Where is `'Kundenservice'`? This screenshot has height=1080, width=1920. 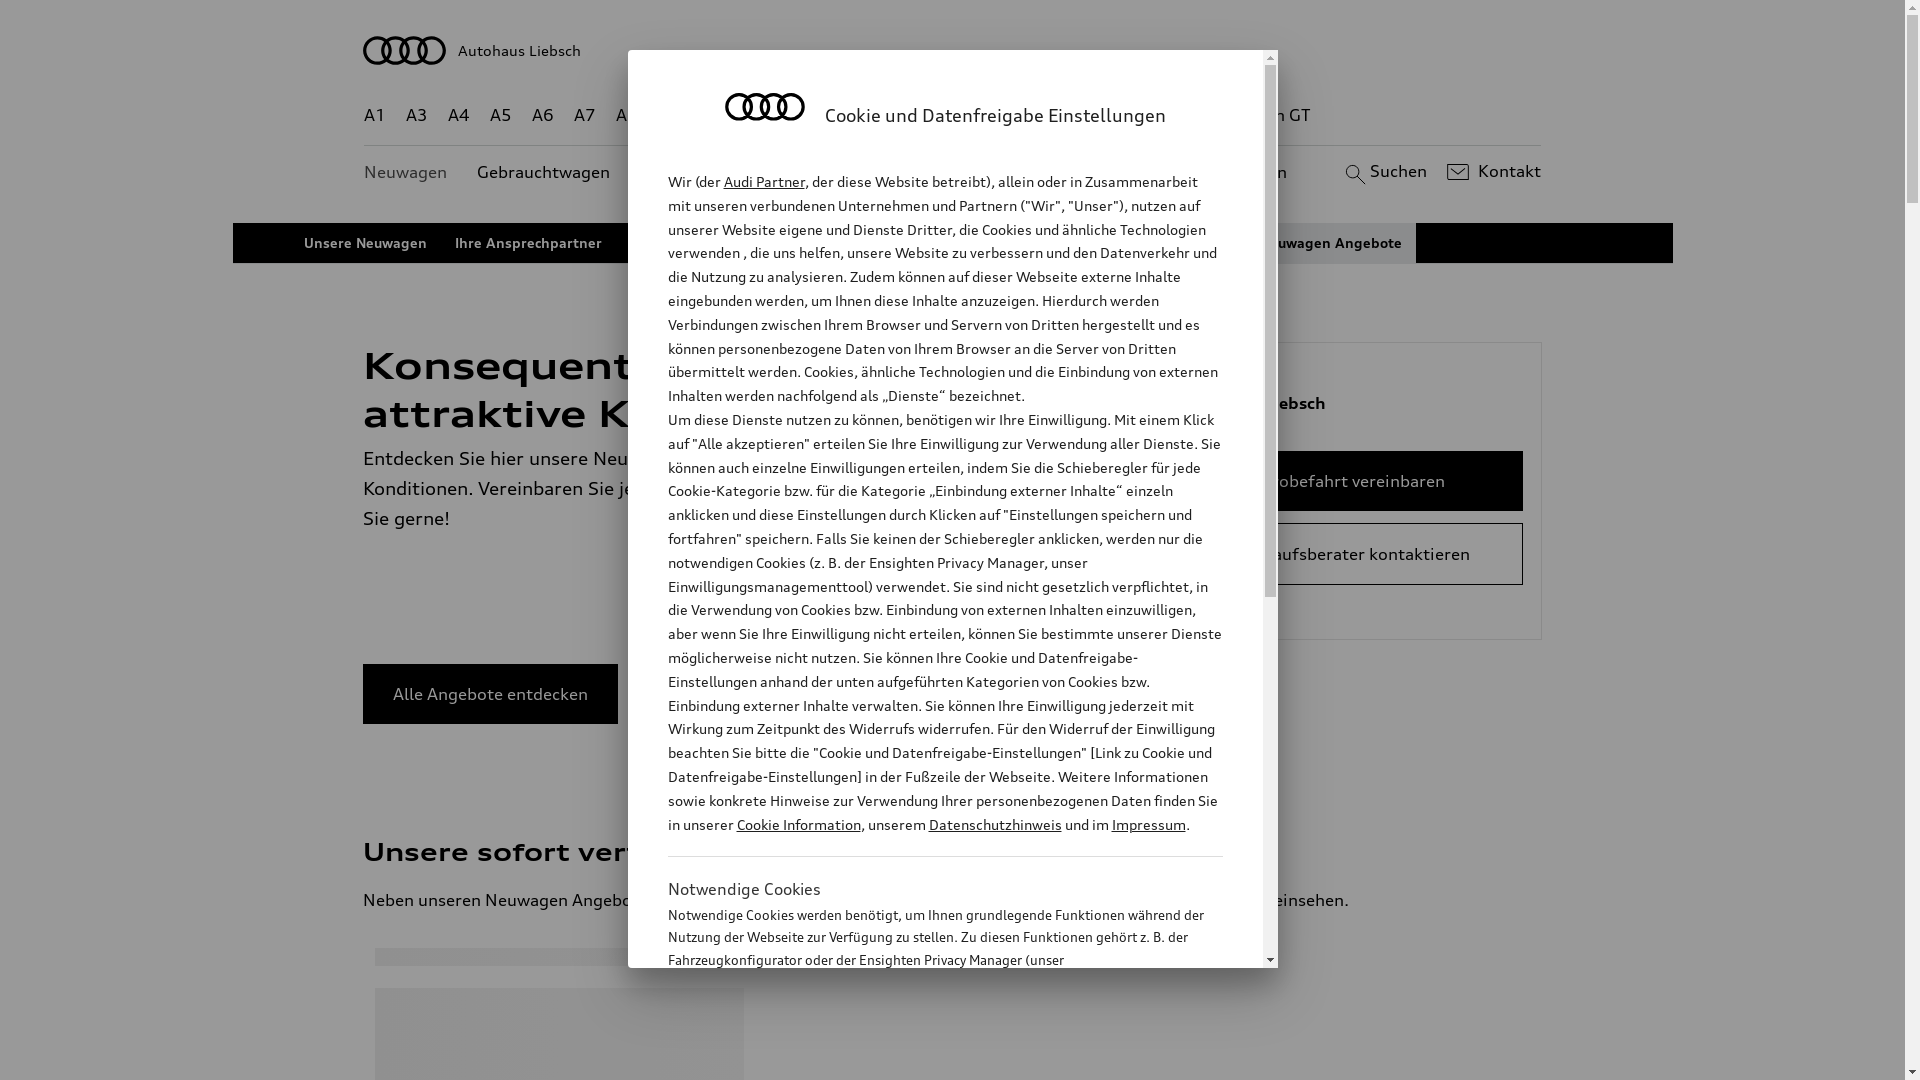 'Kundenservice' is located at coordinates (964, 171).